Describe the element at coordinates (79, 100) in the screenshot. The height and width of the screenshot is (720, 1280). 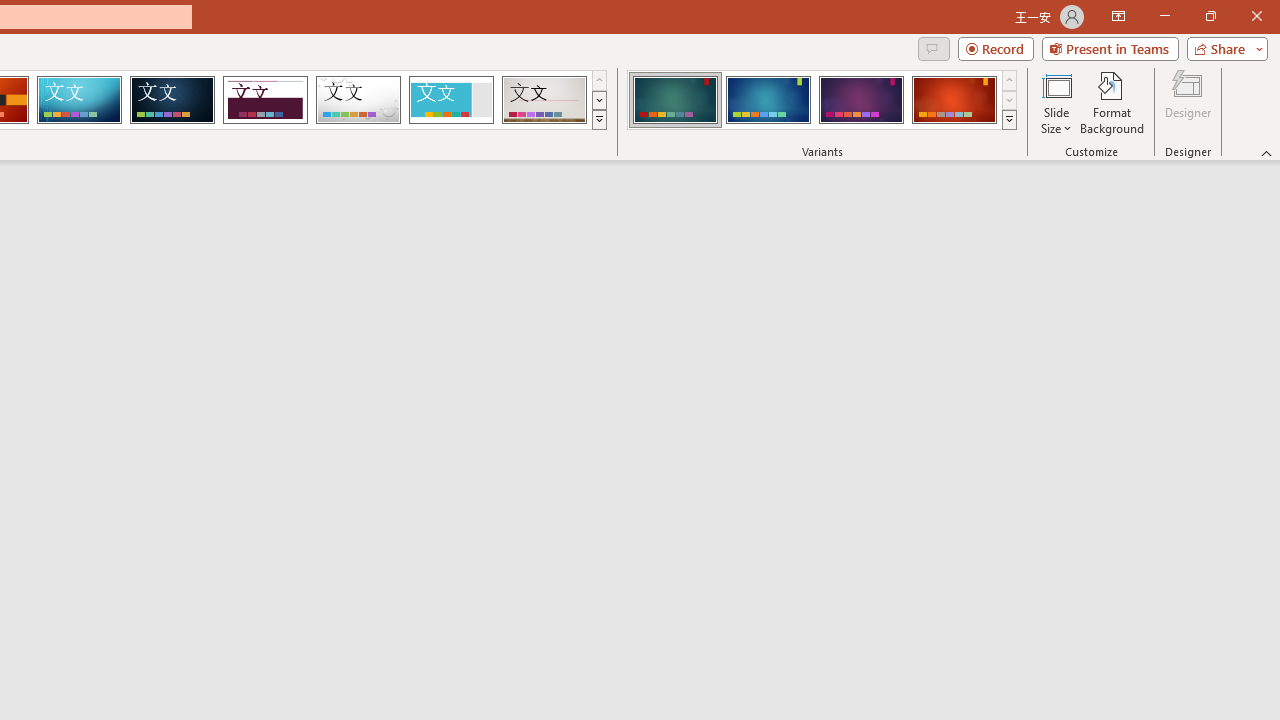
I see `'Circuit Loading Preview...'` at that location.